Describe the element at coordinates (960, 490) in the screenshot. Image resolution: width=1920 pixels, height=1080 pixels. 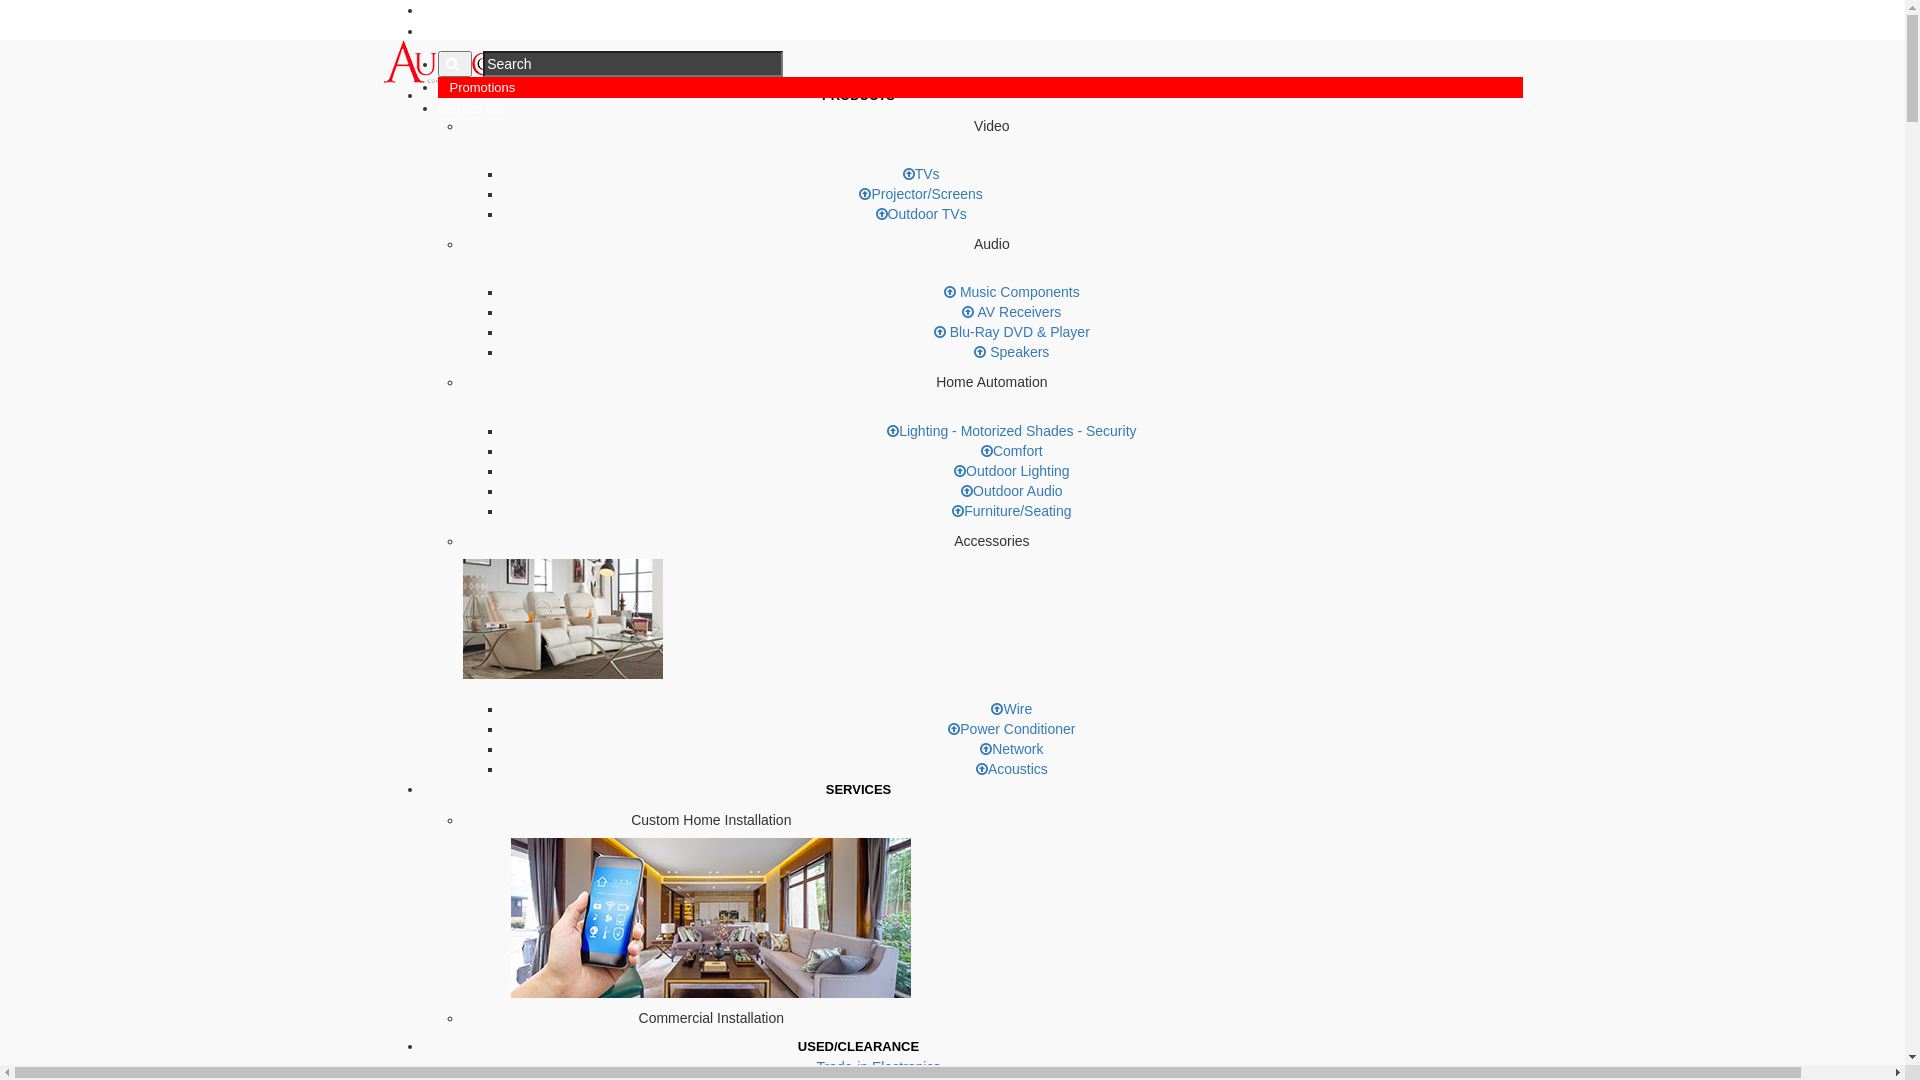
I see `'Outdoor Audio'` at that location.